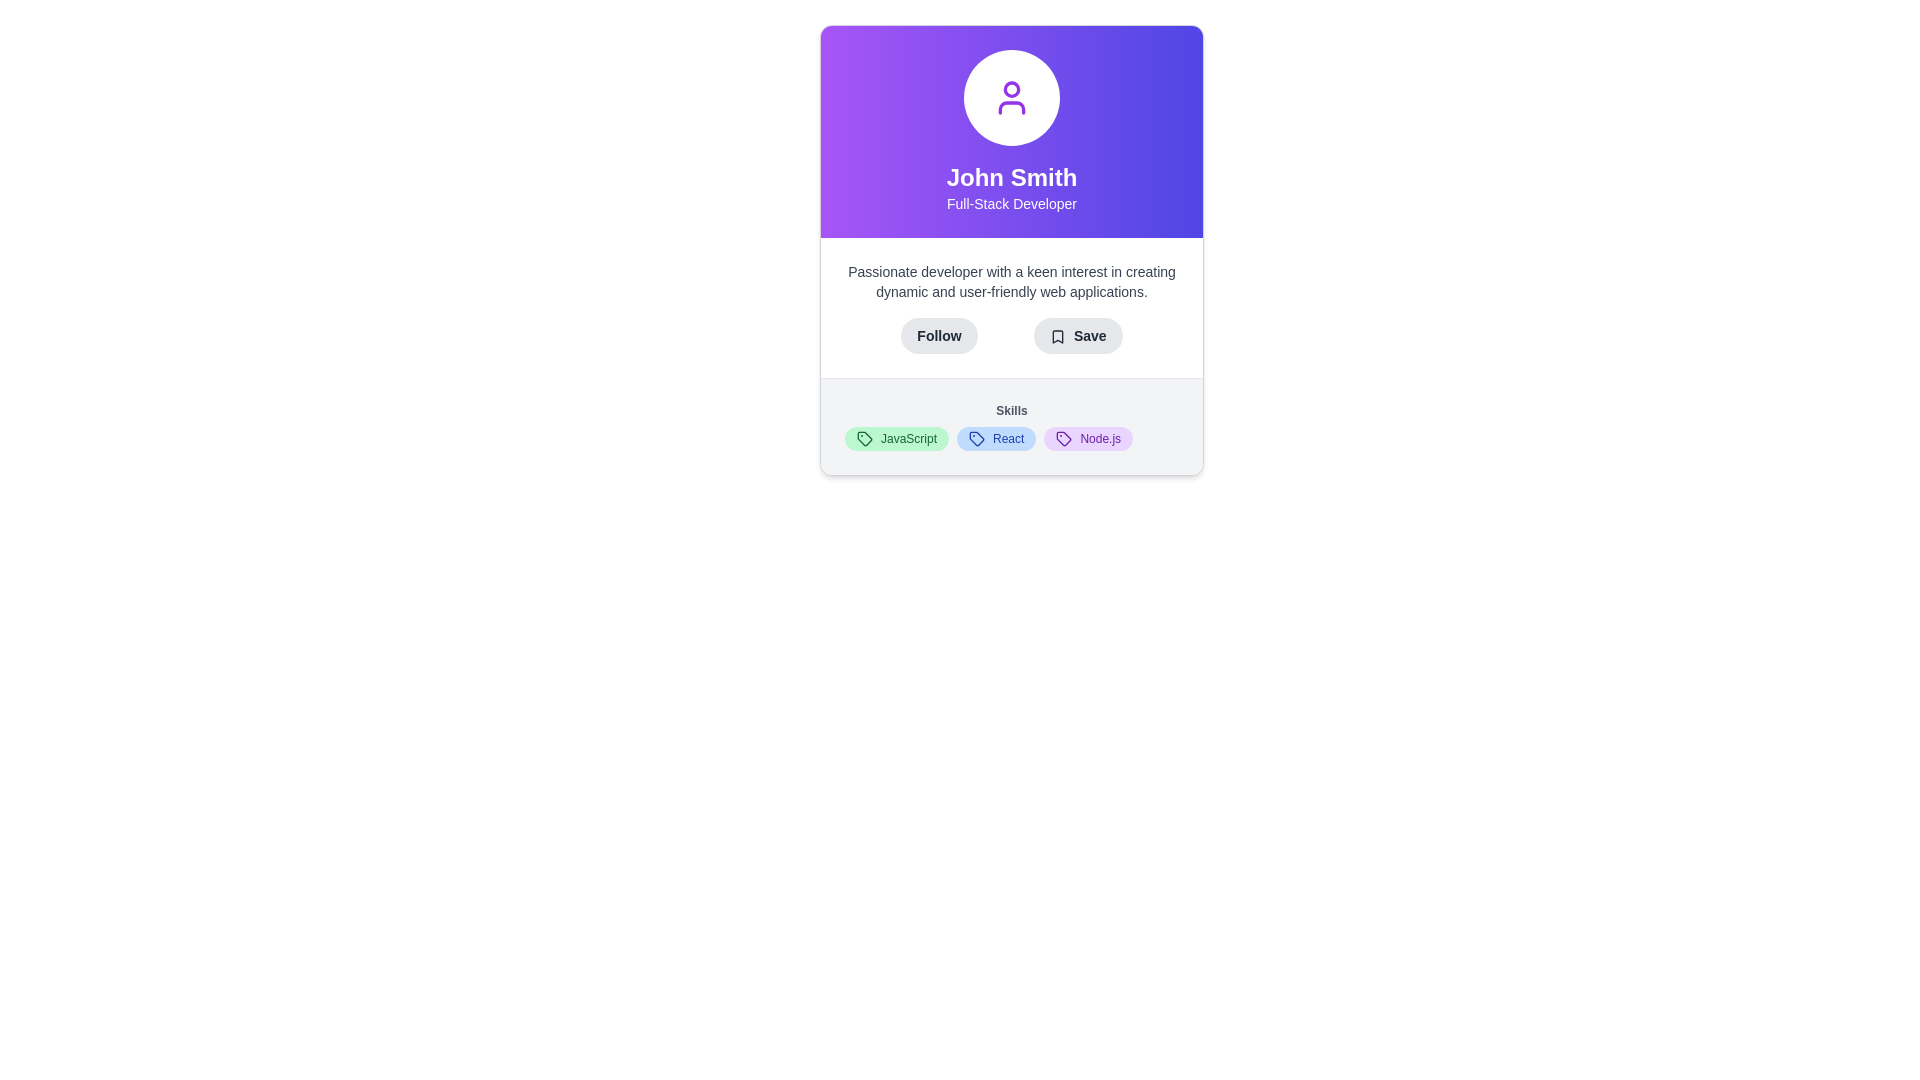 The height and width of the screenshot is (1080, 1920). What do you see at coordinates (1012, 176) in the screenshot?
I see `the text label displaying 'John Smith' in a bold, large font, which is styled center-aligned within a violet gradient background` at bounding box center [1012, 176].